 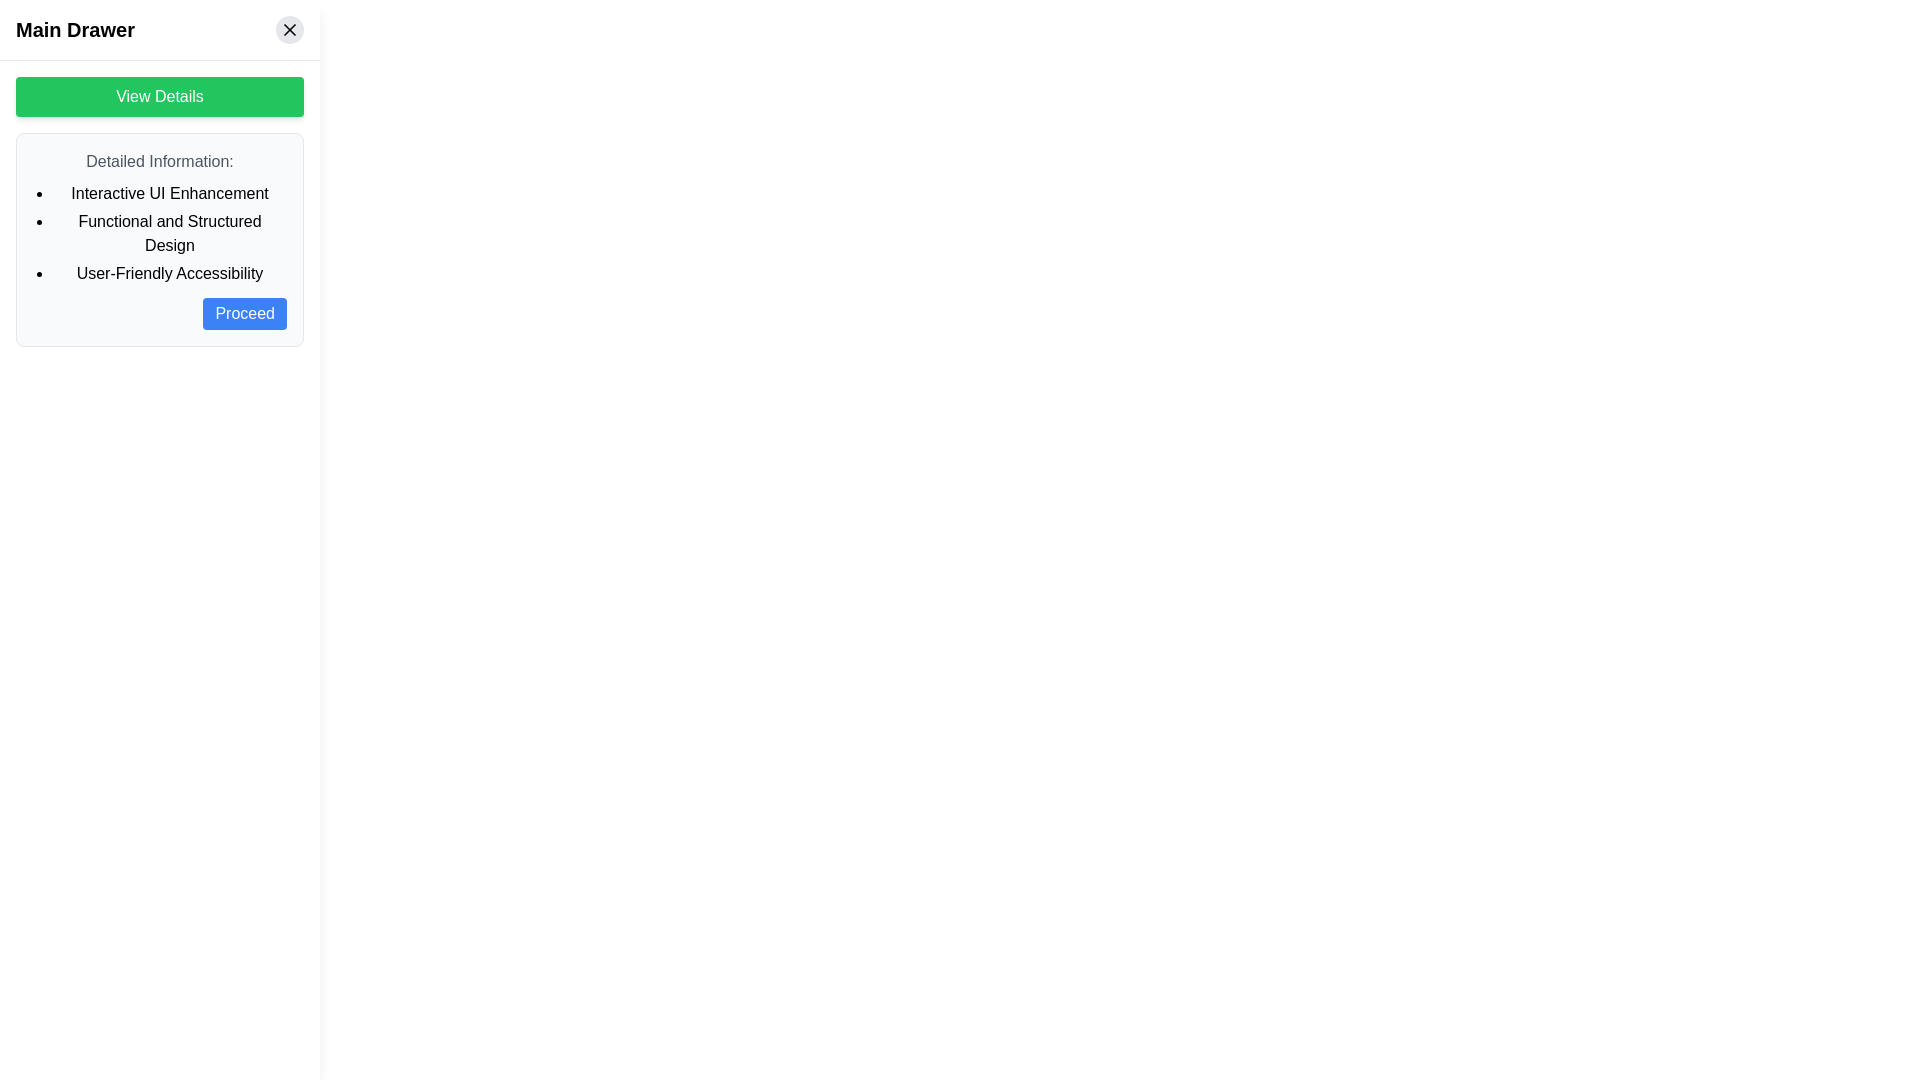 What do you see at coordinates (244, 313) in the screenshot?
I see `the confirmation button located at the bottom-right corner of the 'Detailed Information' section` at bounding box center [244, 313].